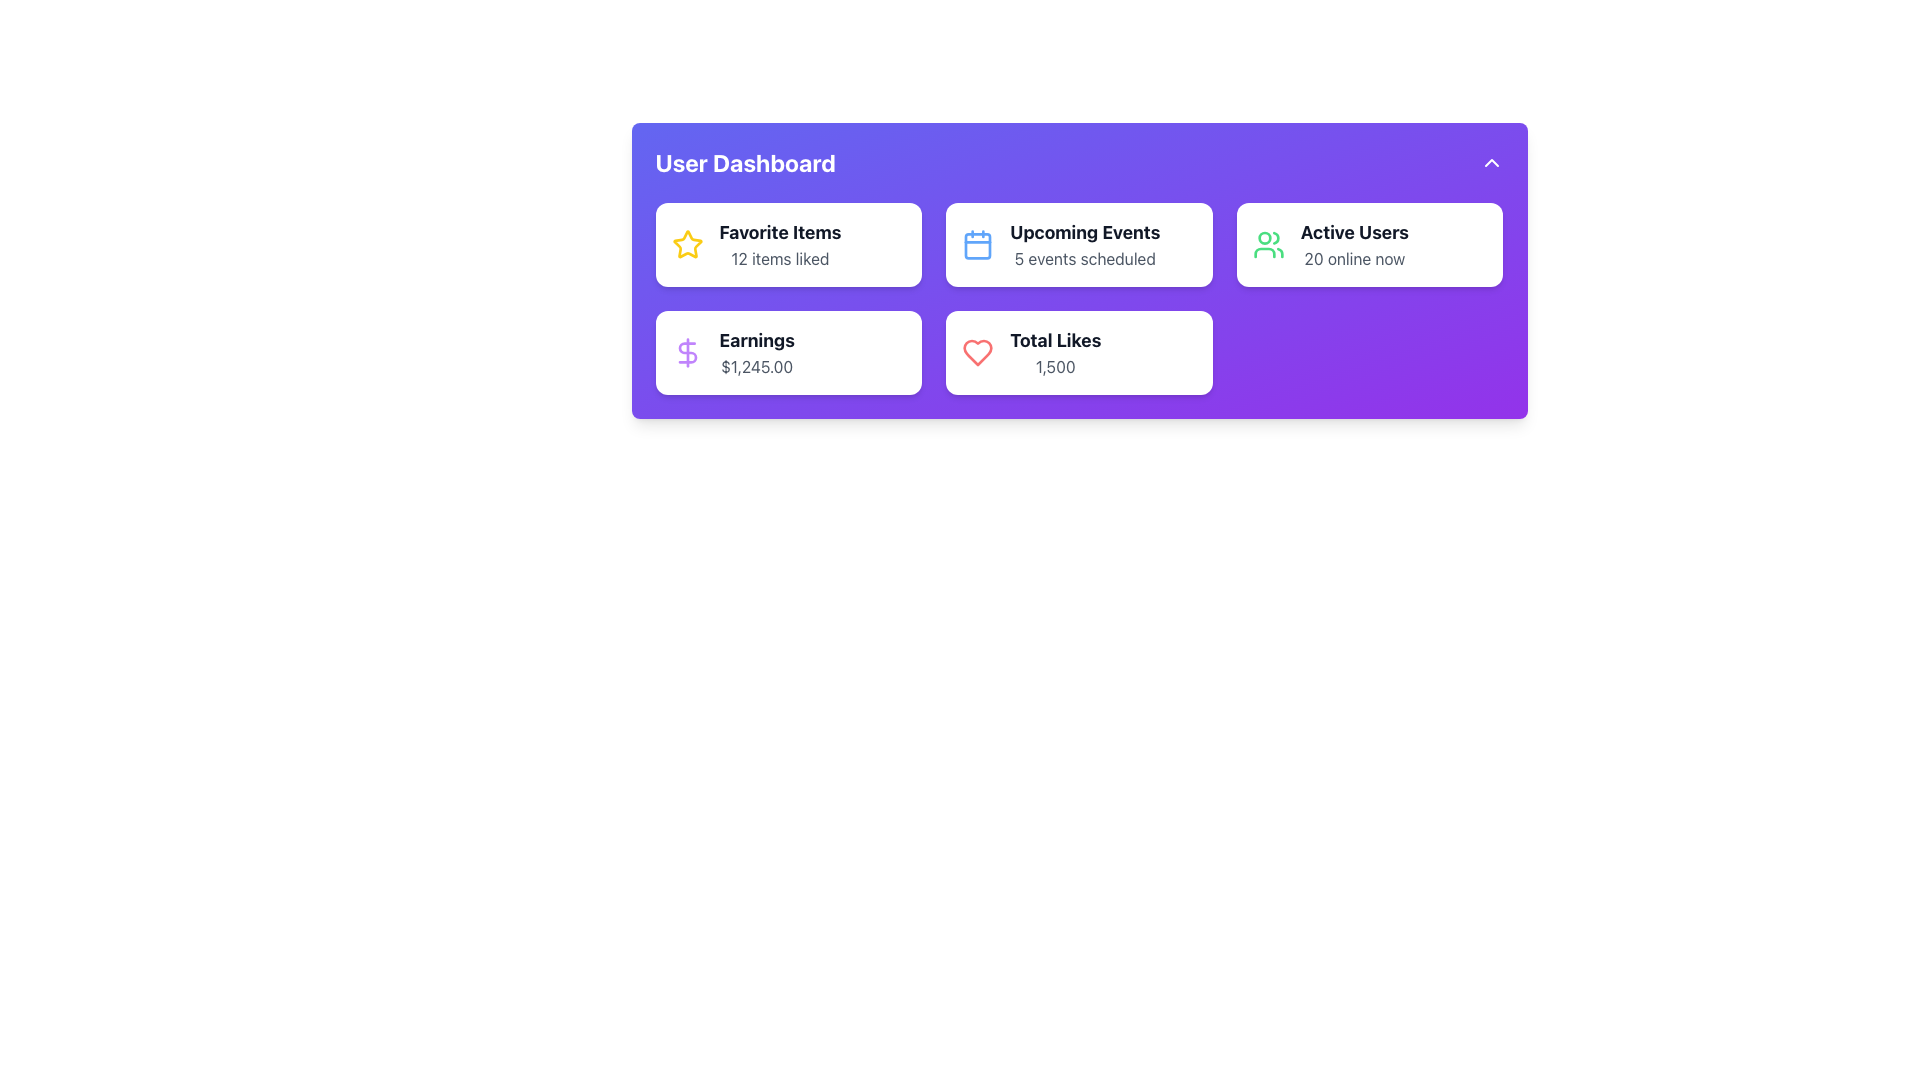  Describe the element at coordinates (779, 244) in the screenshot. I see `the text block that spans two lines, providing information about the user's liked items, located on the top-left card within the main dashboard section, to the right of the yellow star icon` at that location.